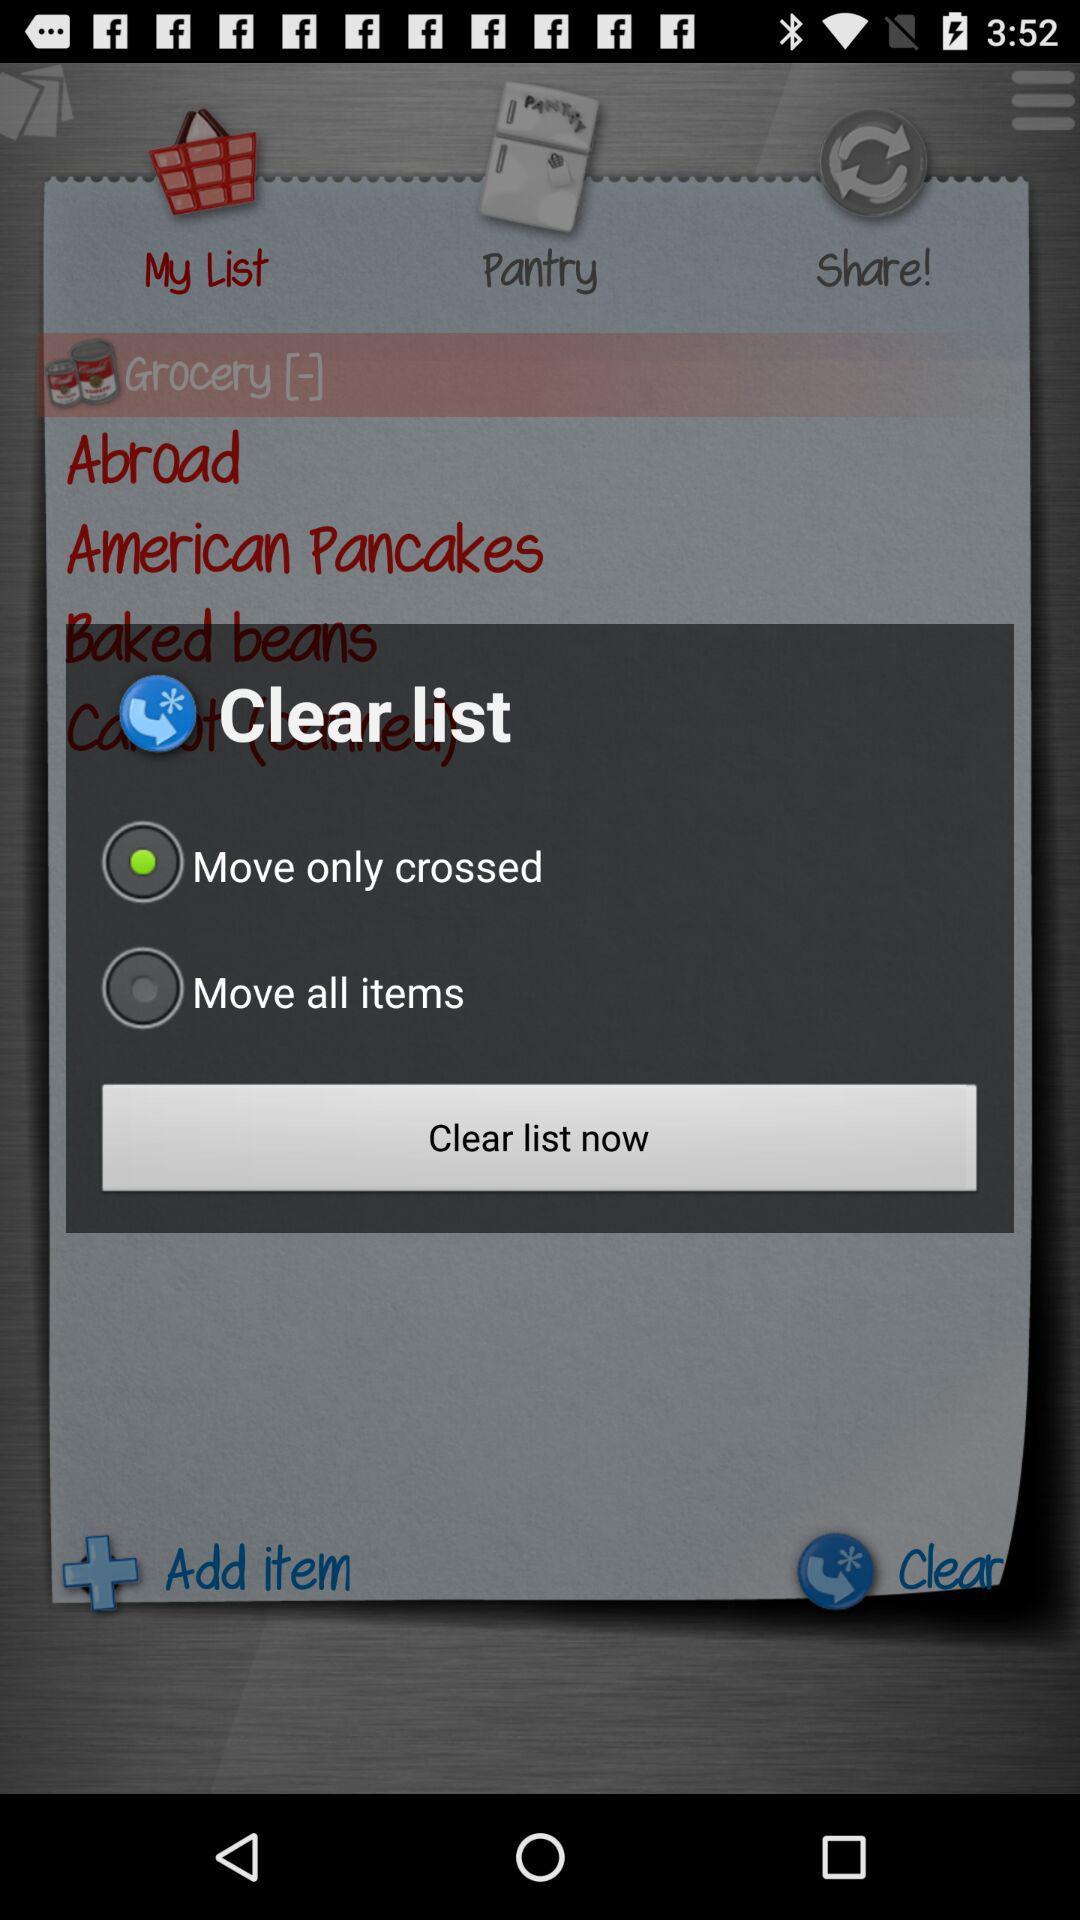 This screenshot has height=1920, width=1080. I want to click on move all items icon, so click(278, 991).